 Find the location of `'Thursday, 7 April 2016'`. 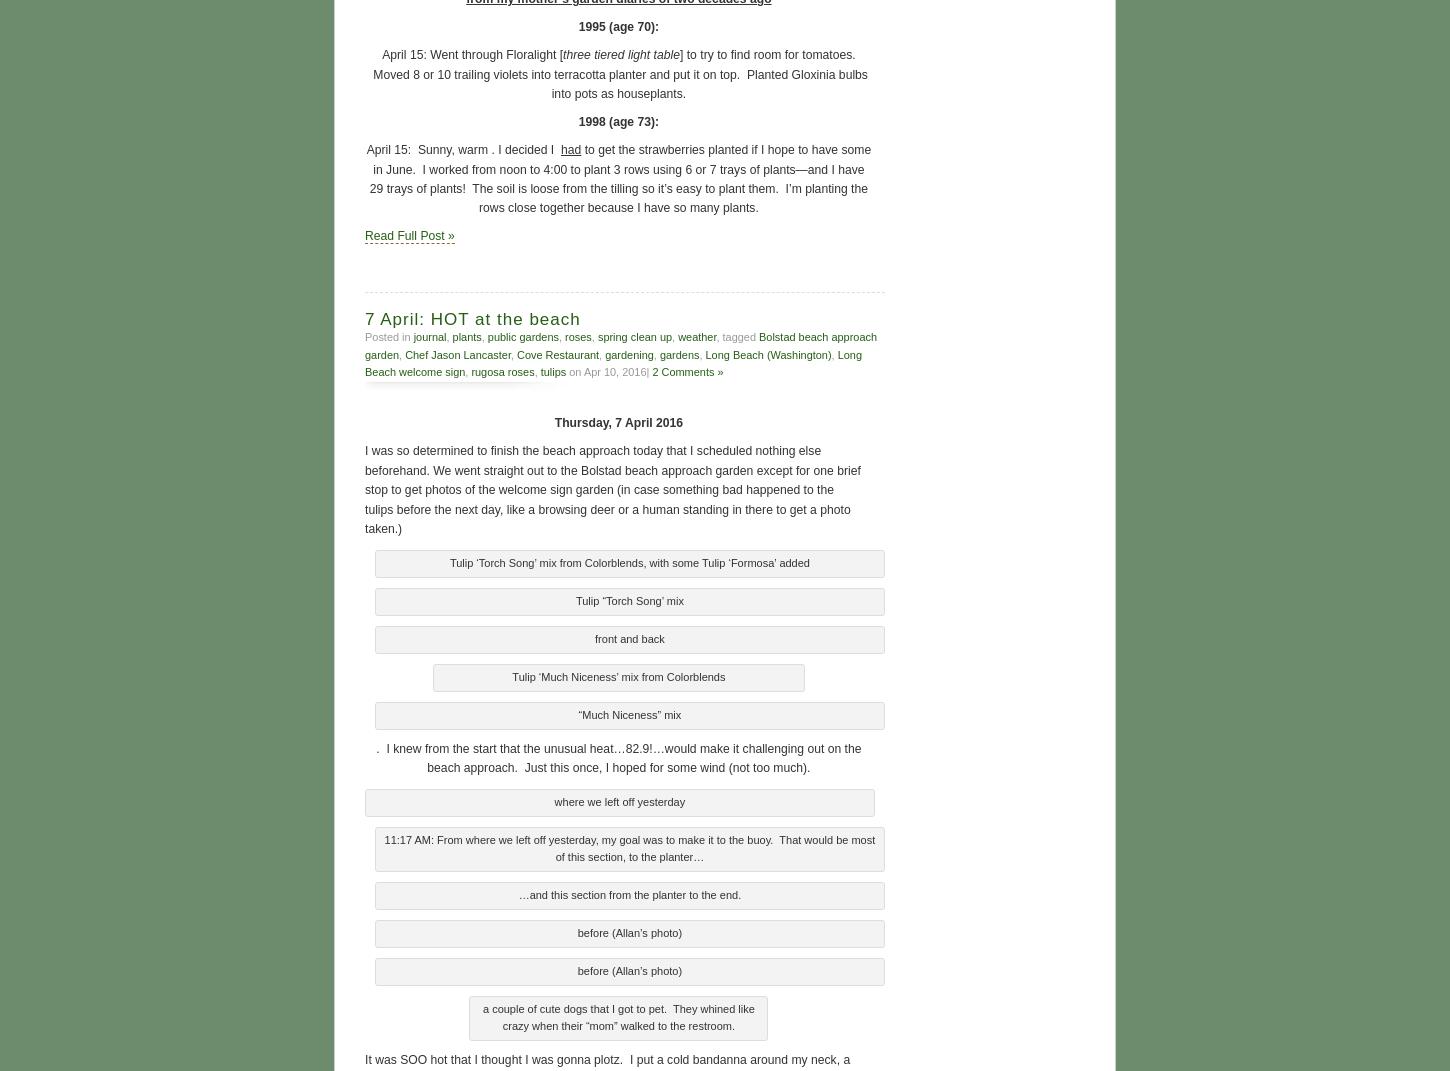

'Thursday, 7 April 2016' is located at coordinates (617, 421).